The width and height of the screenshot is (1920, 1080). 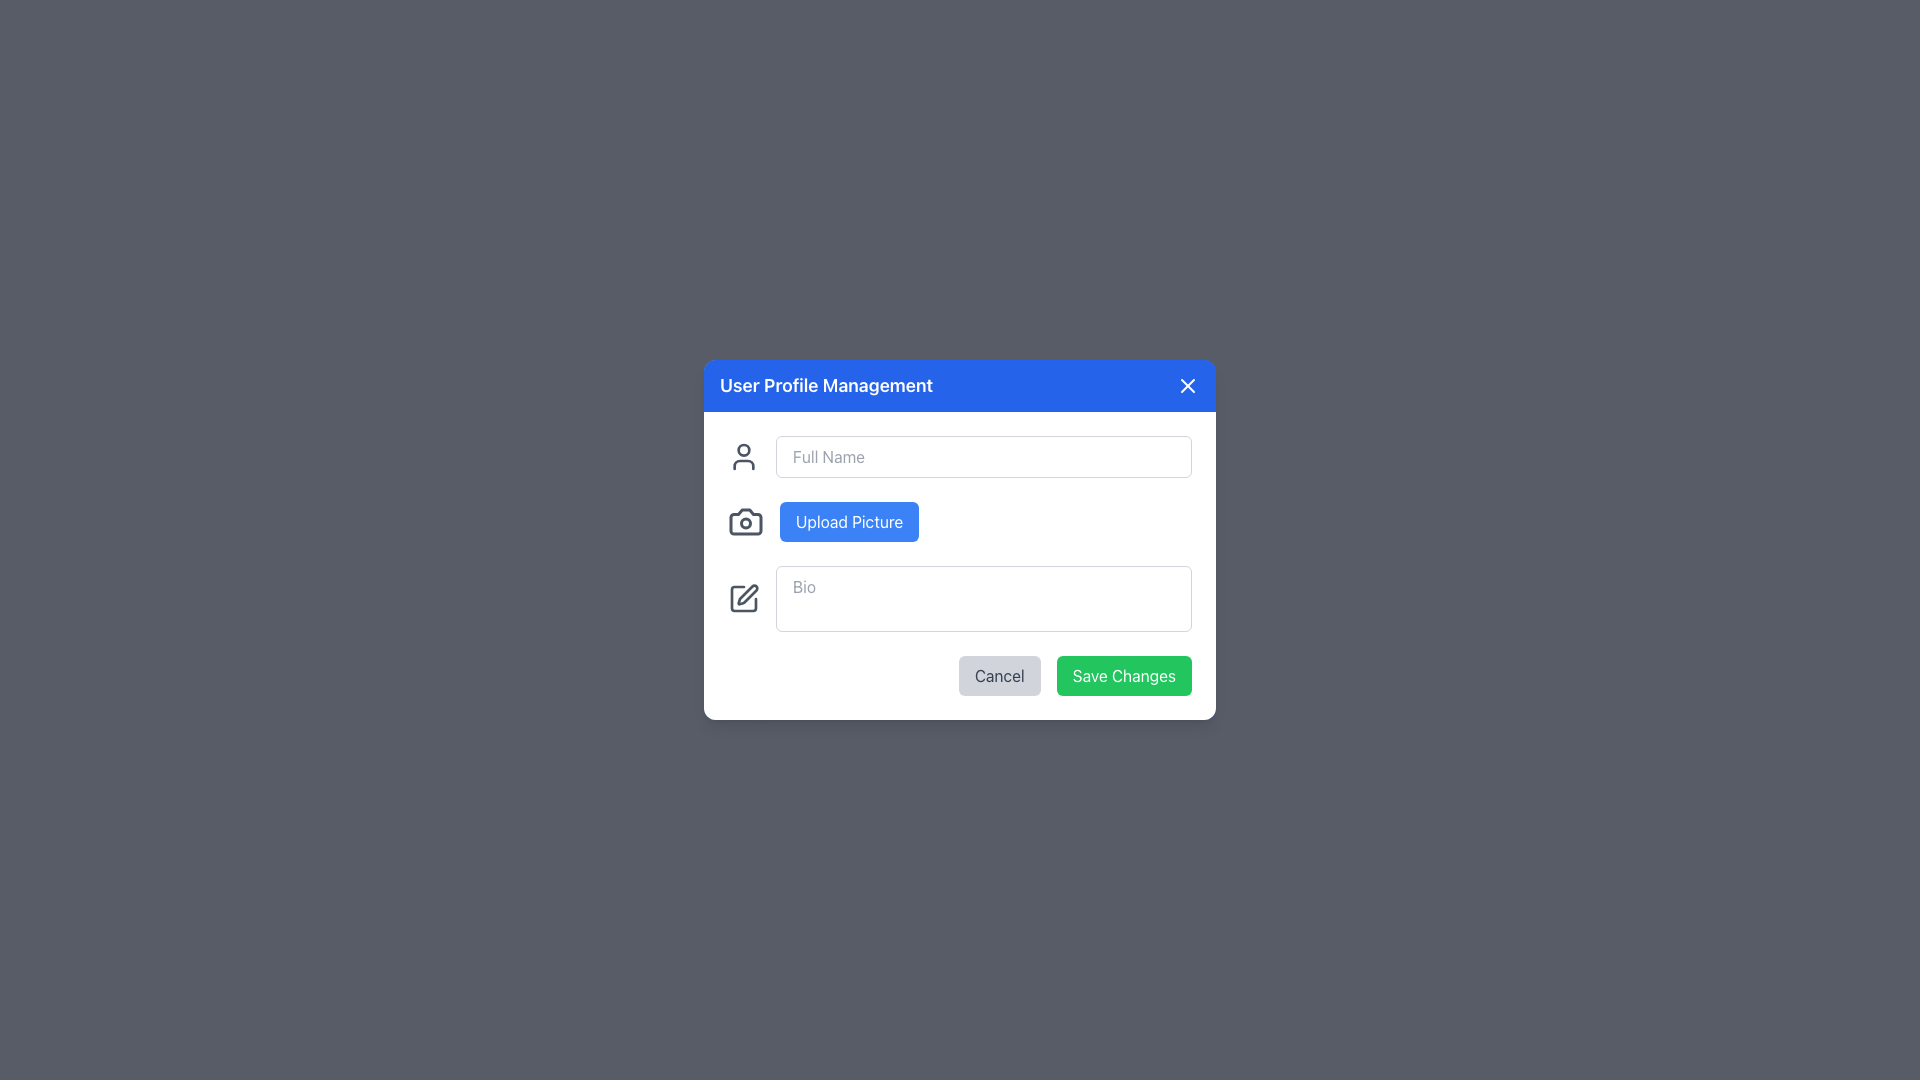 I want to click on the small square icon with a pen symbol located to the left of the 'Bio' text area, so click(x=743, y=597).